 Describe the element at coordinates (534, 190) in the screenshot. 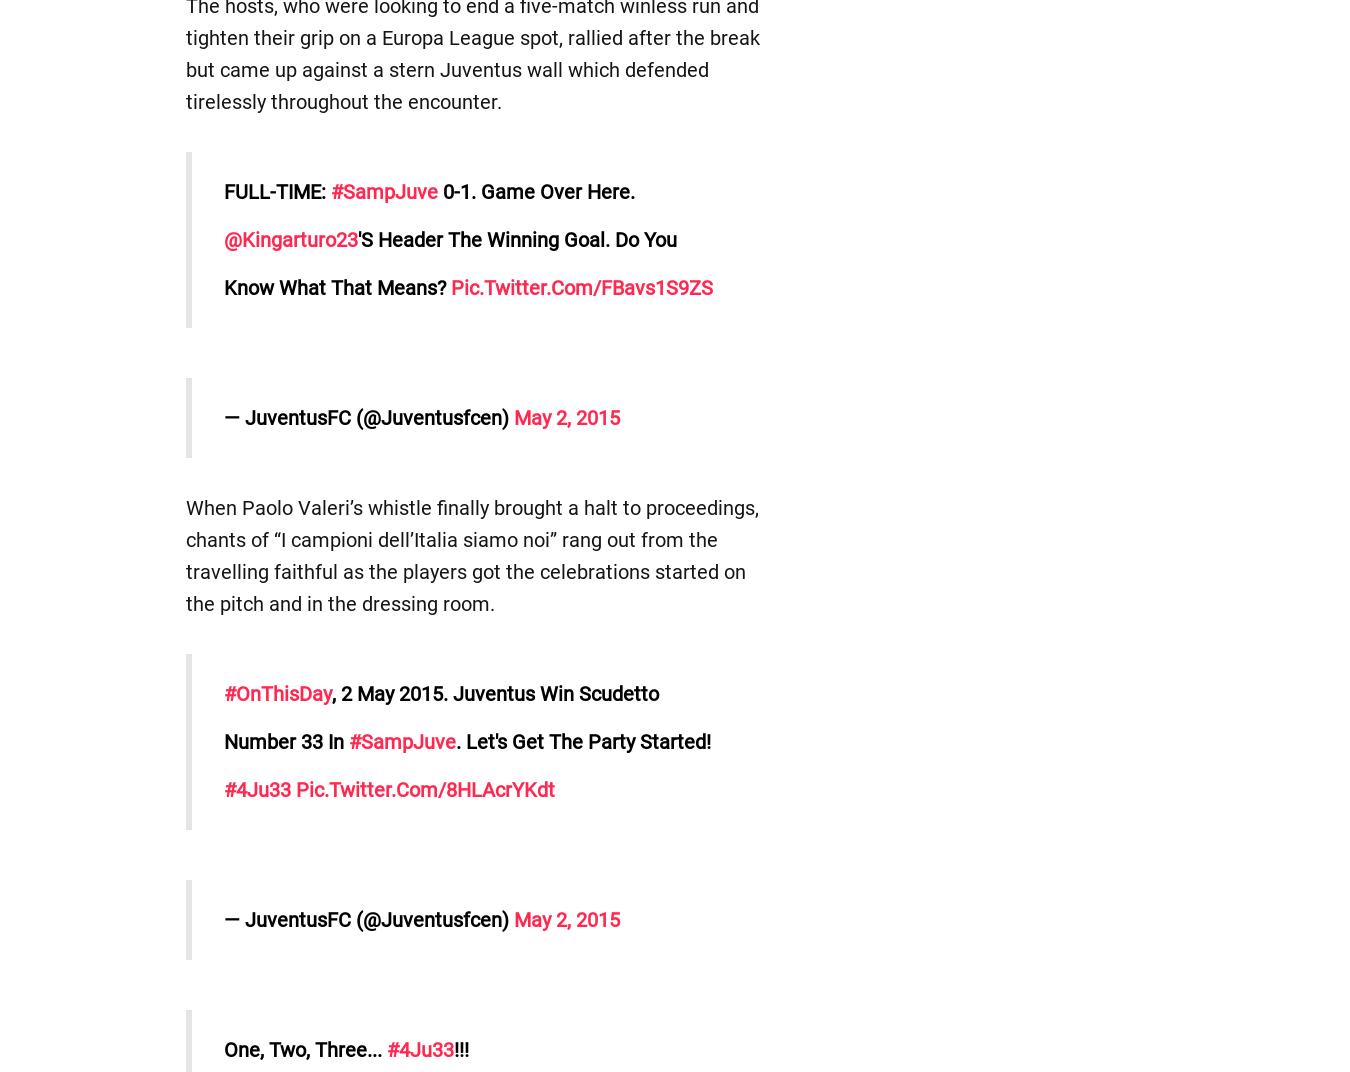

I see `'0-1. Game over here.'` at that location.